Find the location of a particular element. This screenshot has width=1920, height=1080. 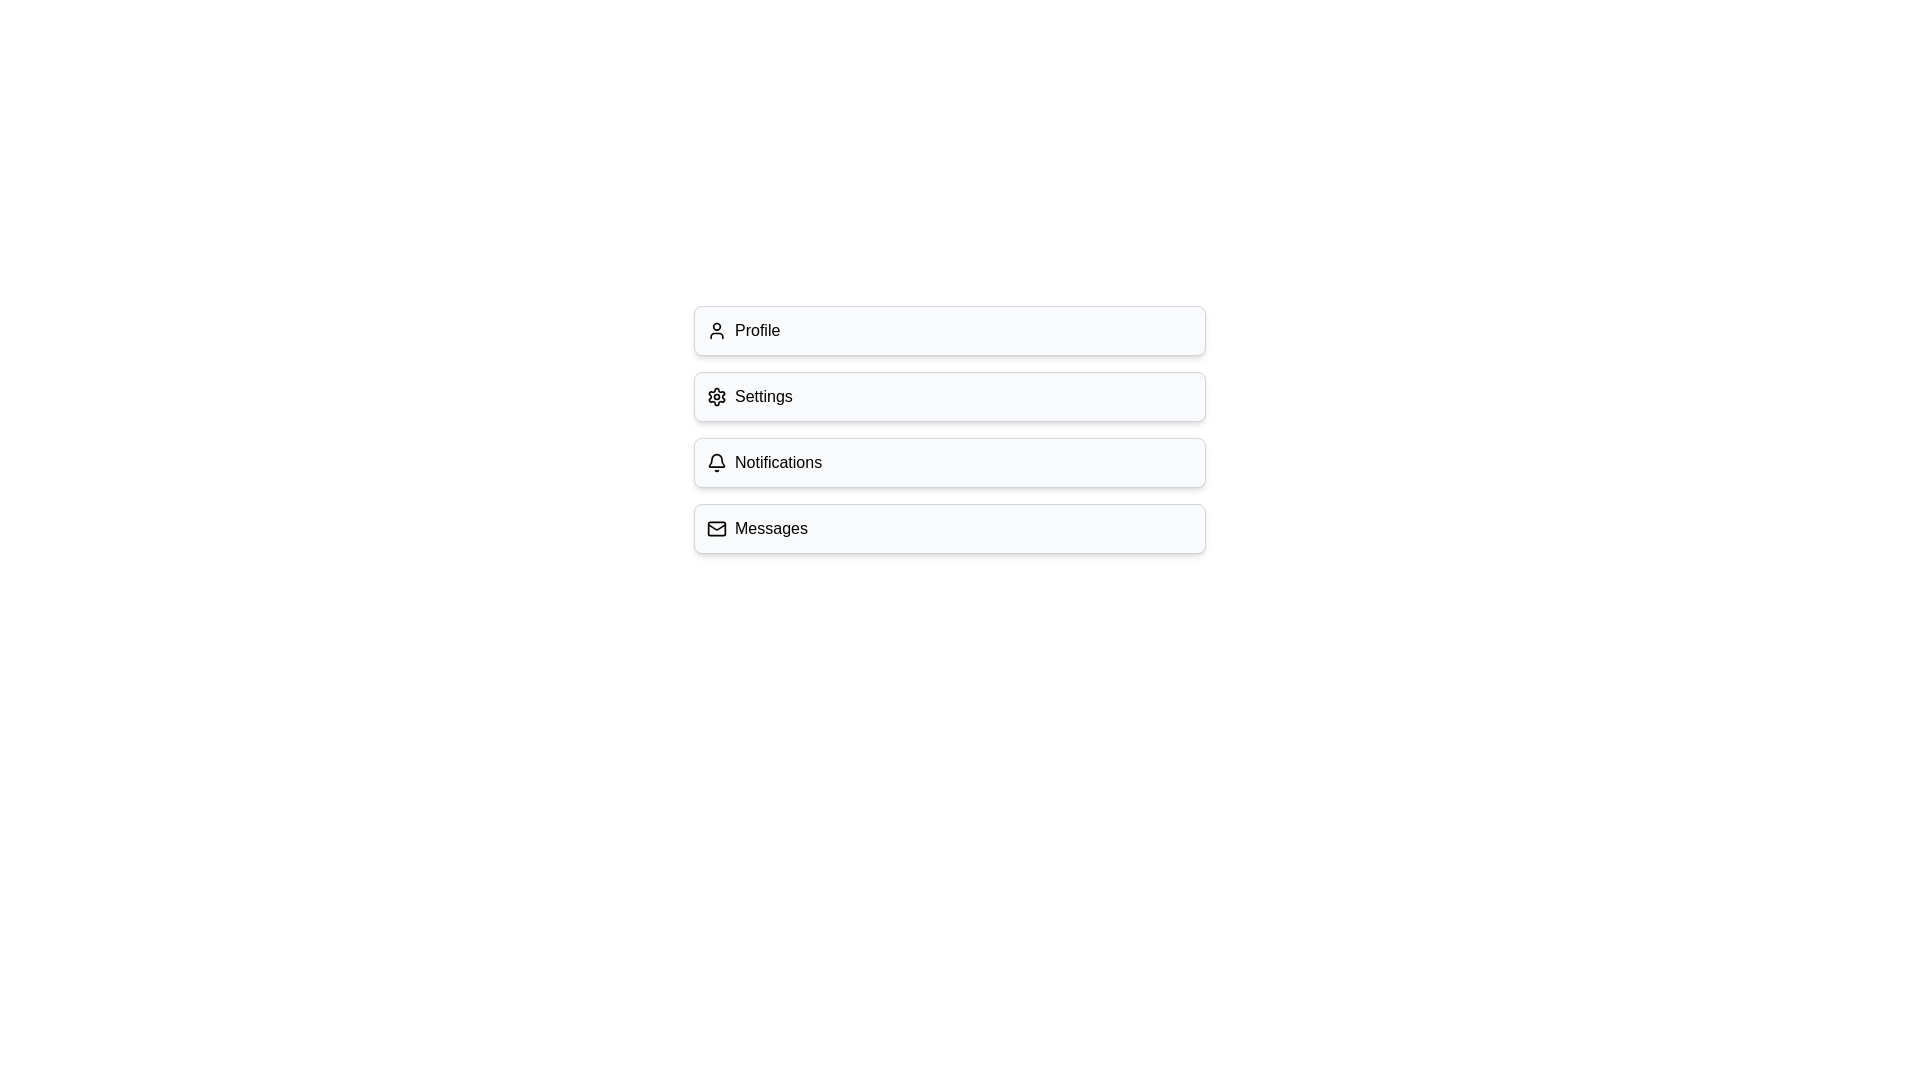

the Notifications option to observe its visual feedback is located at coordinates (949, 462).